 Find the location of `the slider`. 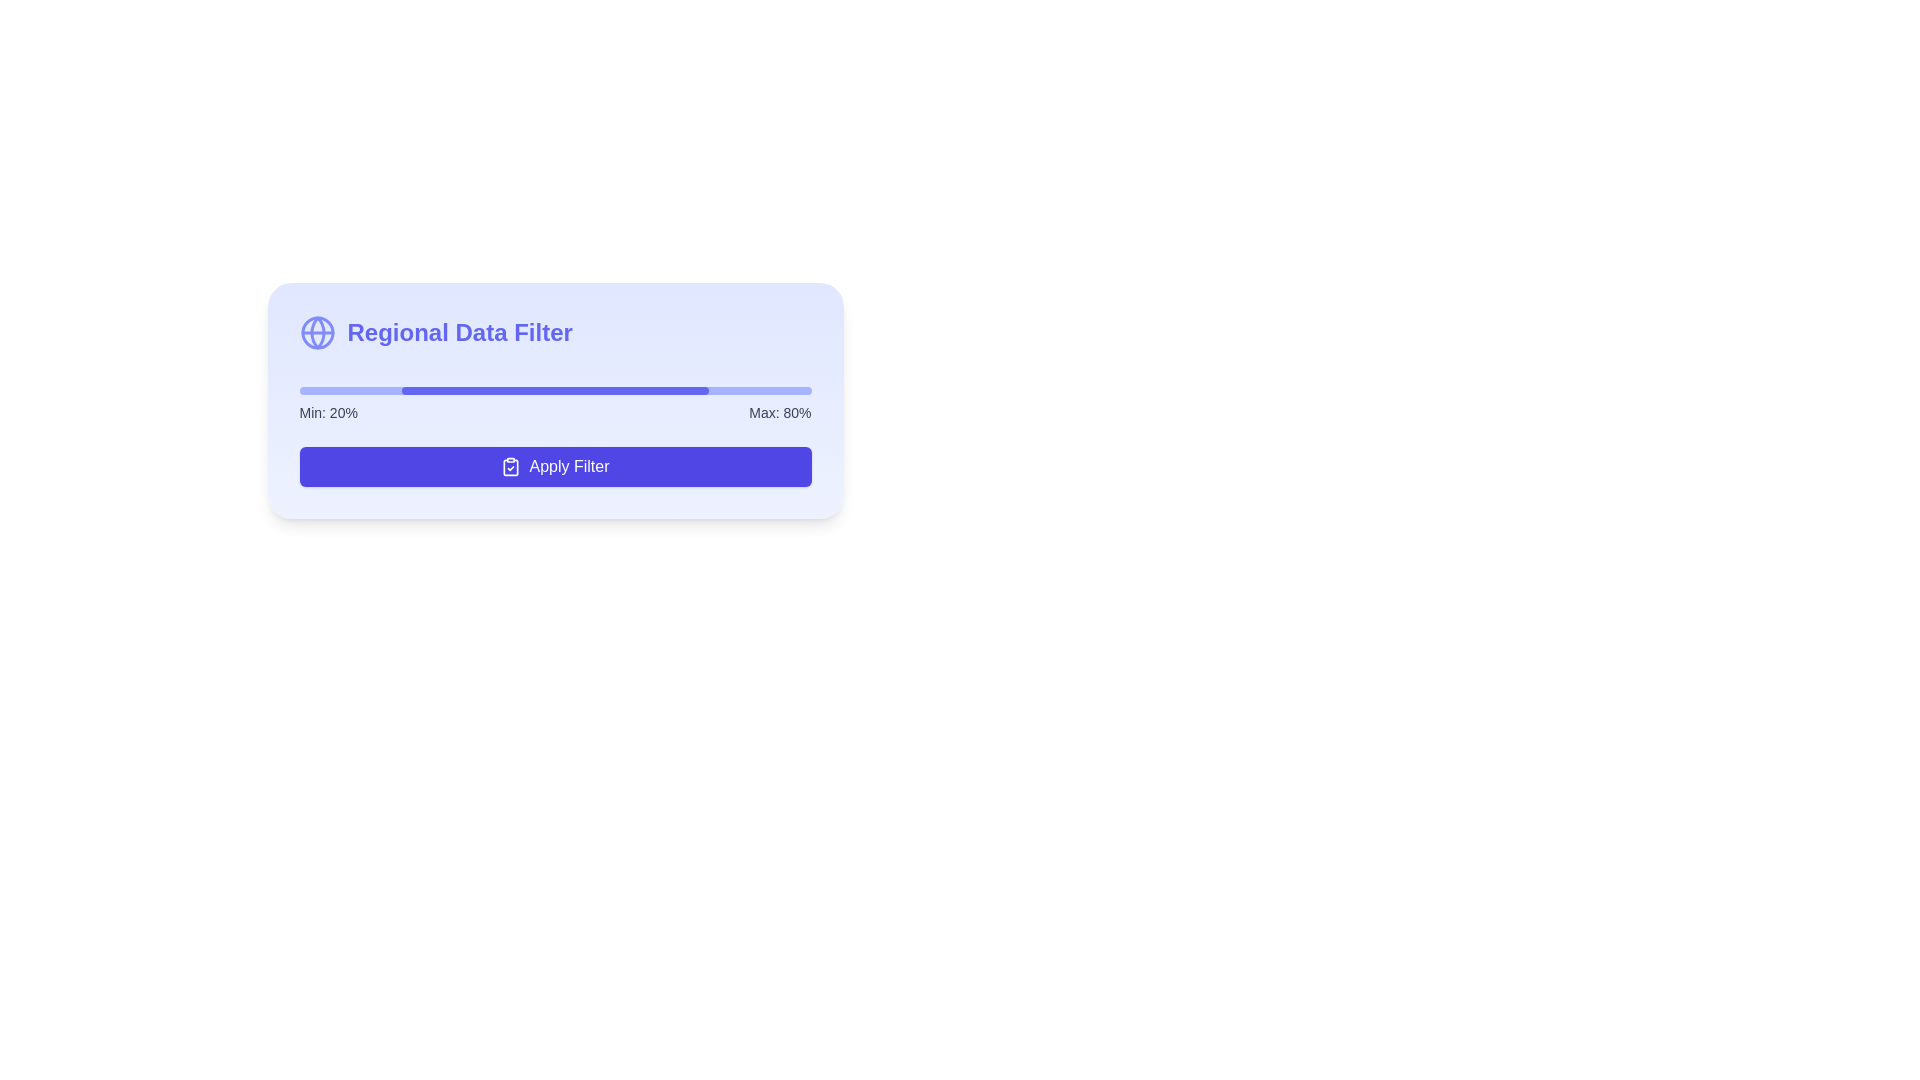

the slider is located at coordinates (457, 386).